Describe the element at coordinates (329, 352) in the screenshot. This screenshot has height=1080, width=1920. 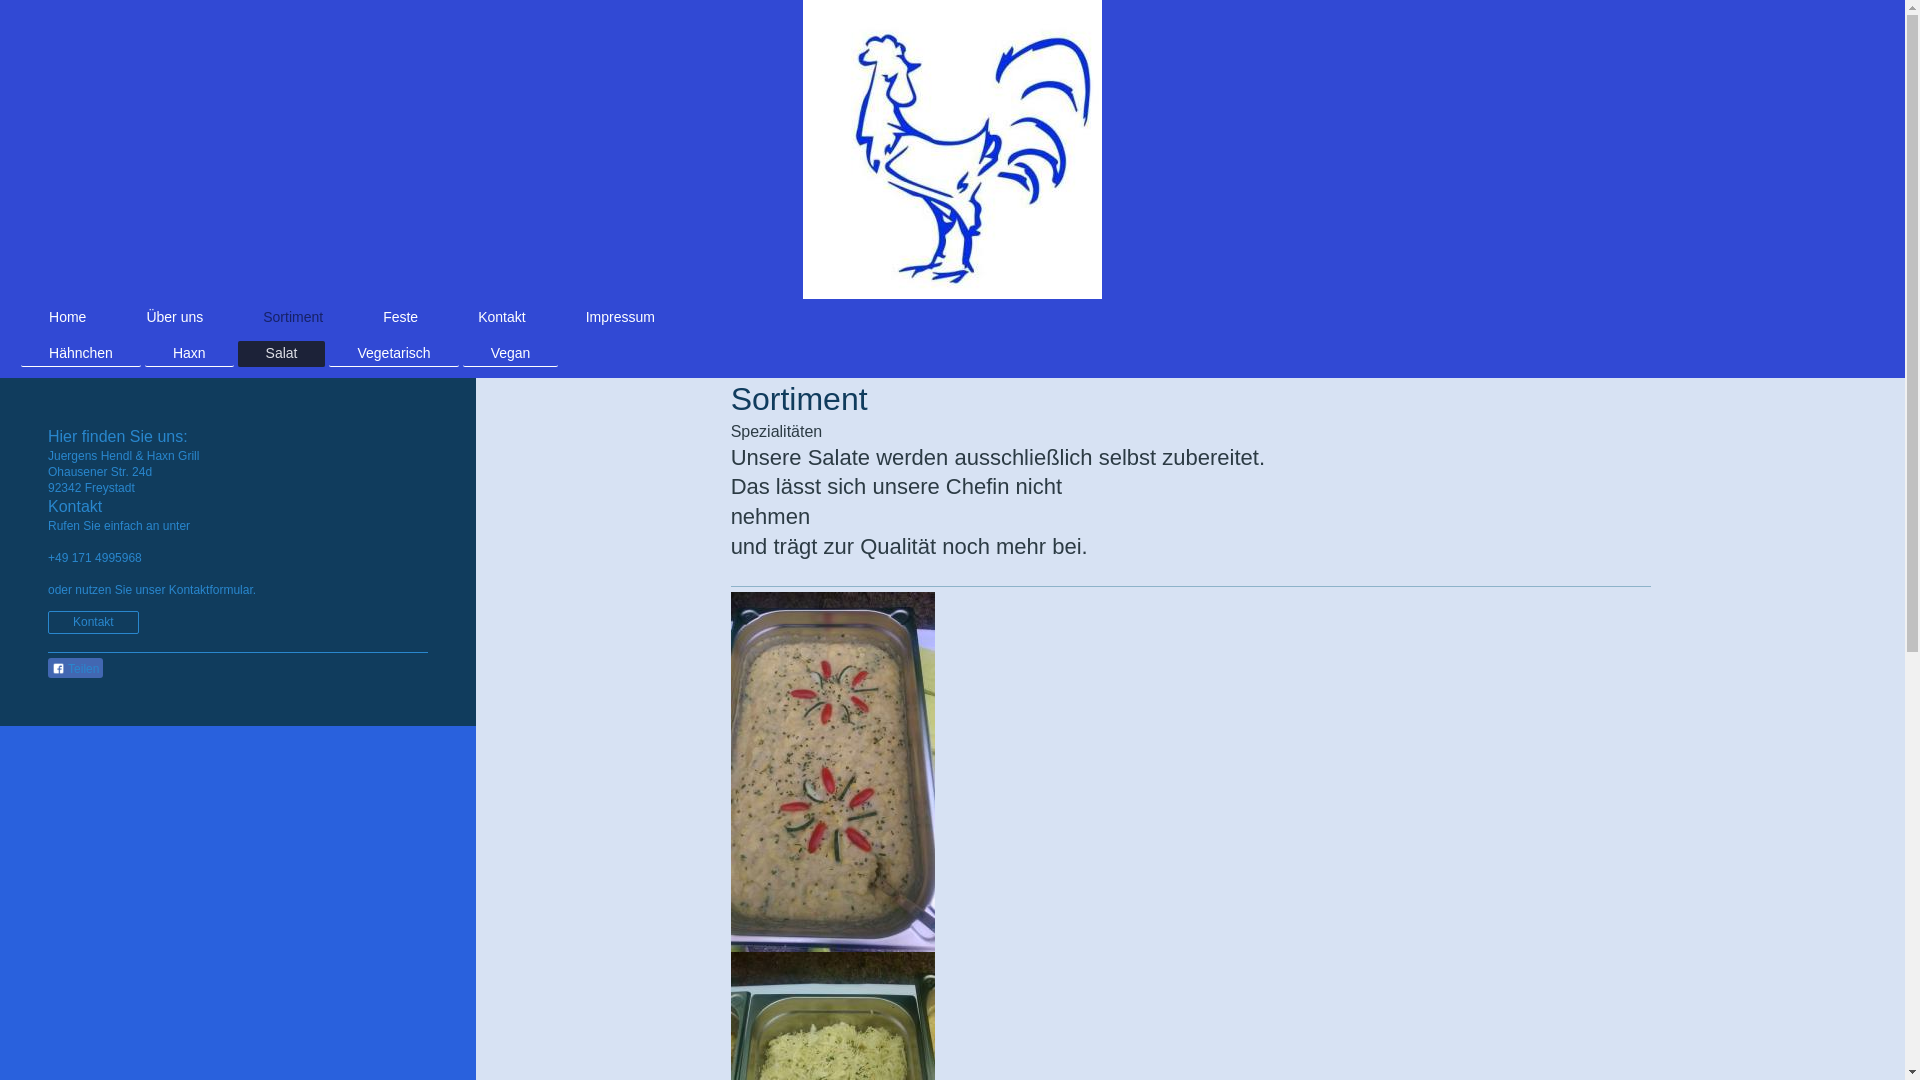
I see `'Vegetarisch'` at that location.